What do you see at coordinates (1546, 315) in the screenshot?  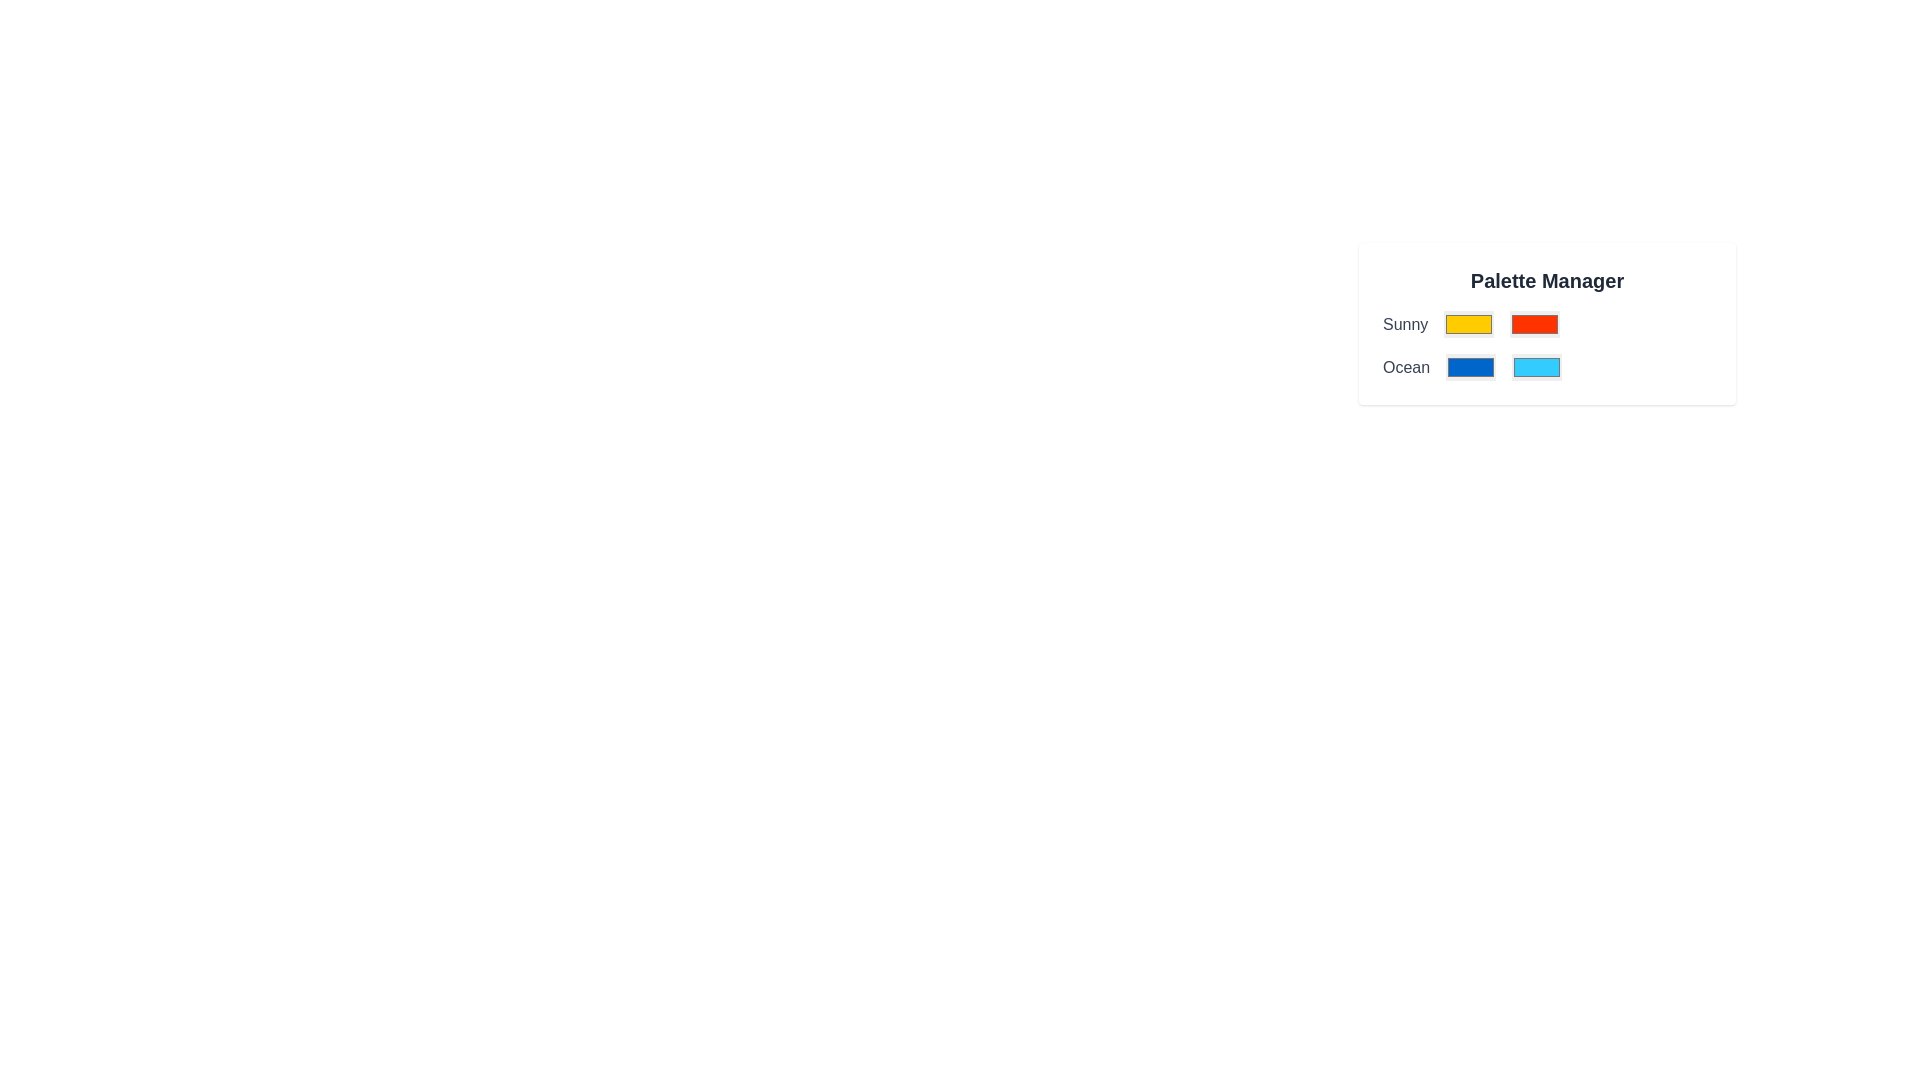 I see `the second color box from the left labeled 'Sunny' in the Palette Manager interface, which represents the color red` at bounding box center [1546, 315].